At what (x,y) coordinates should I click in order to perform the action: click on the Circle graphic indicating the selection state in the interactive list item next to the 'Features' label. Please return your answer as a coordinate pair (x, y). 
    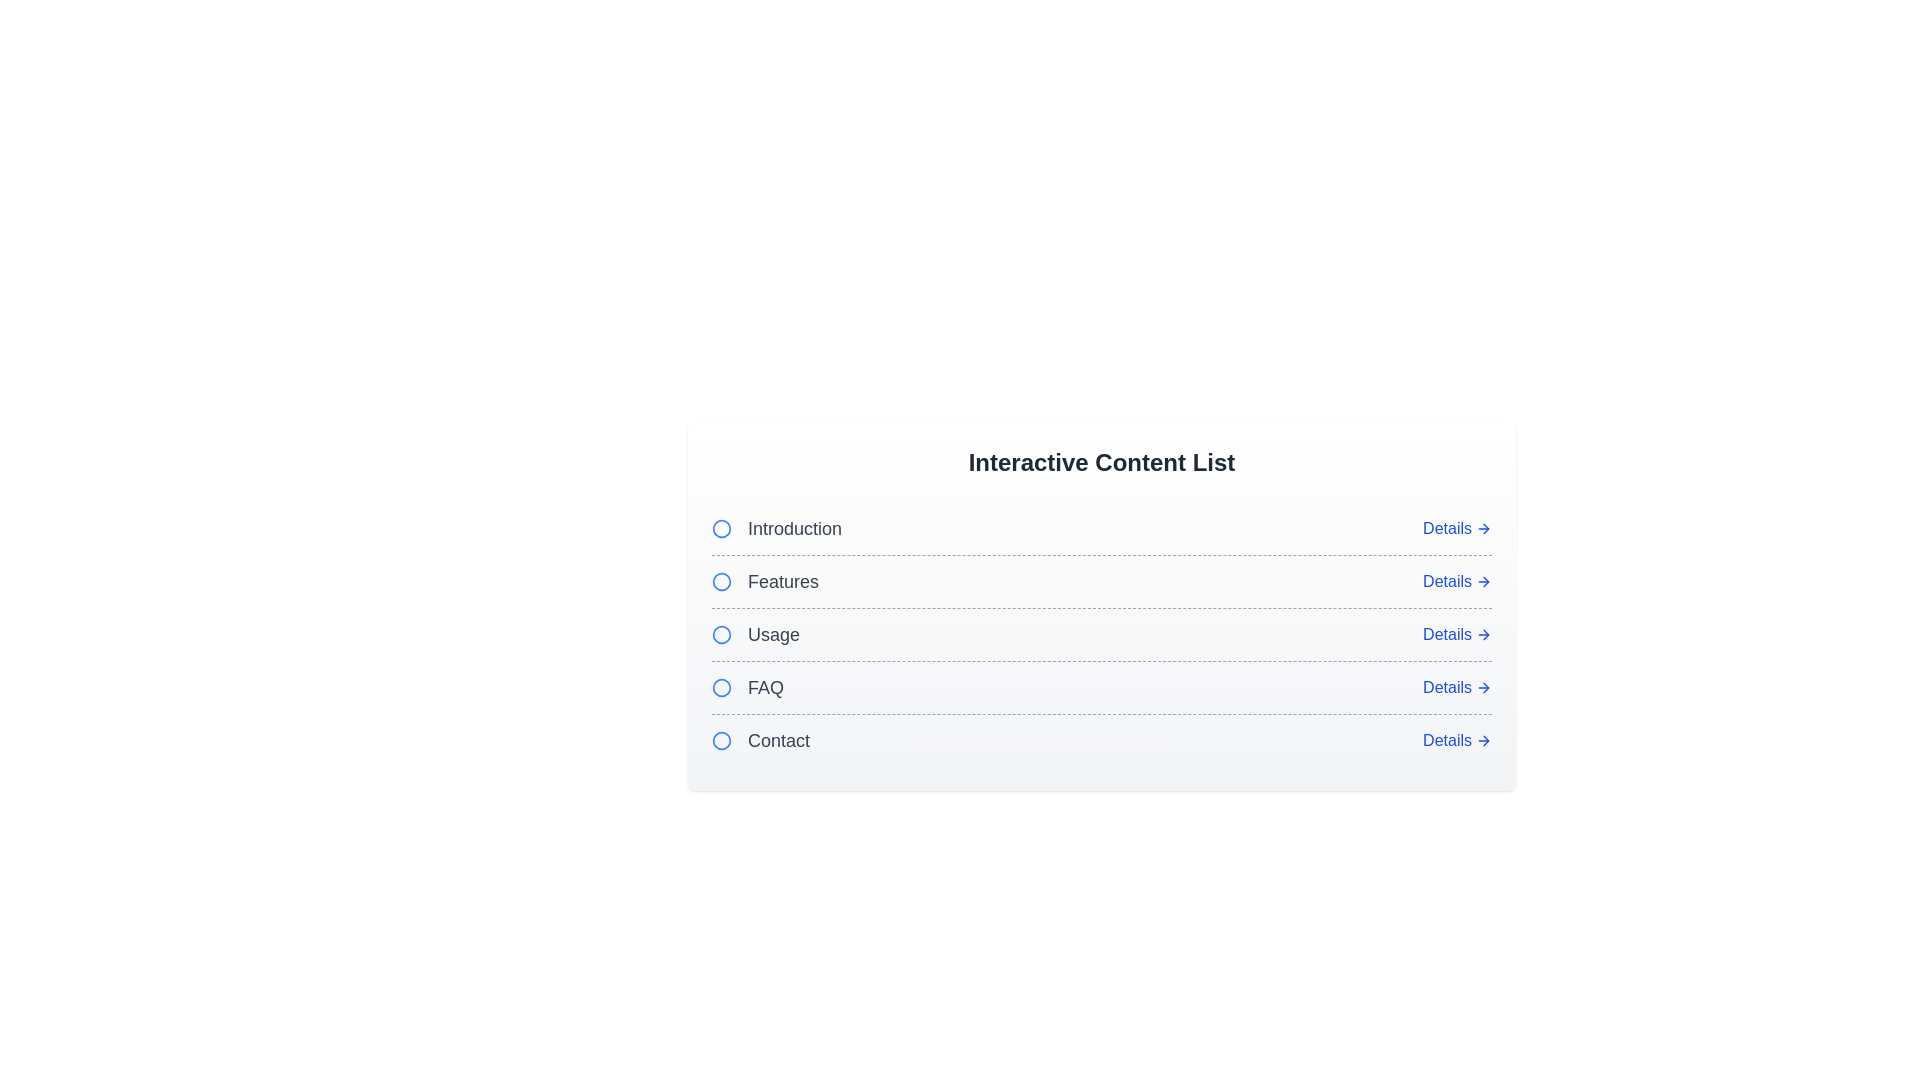
    Looking at the image, I should click on (720, 582).